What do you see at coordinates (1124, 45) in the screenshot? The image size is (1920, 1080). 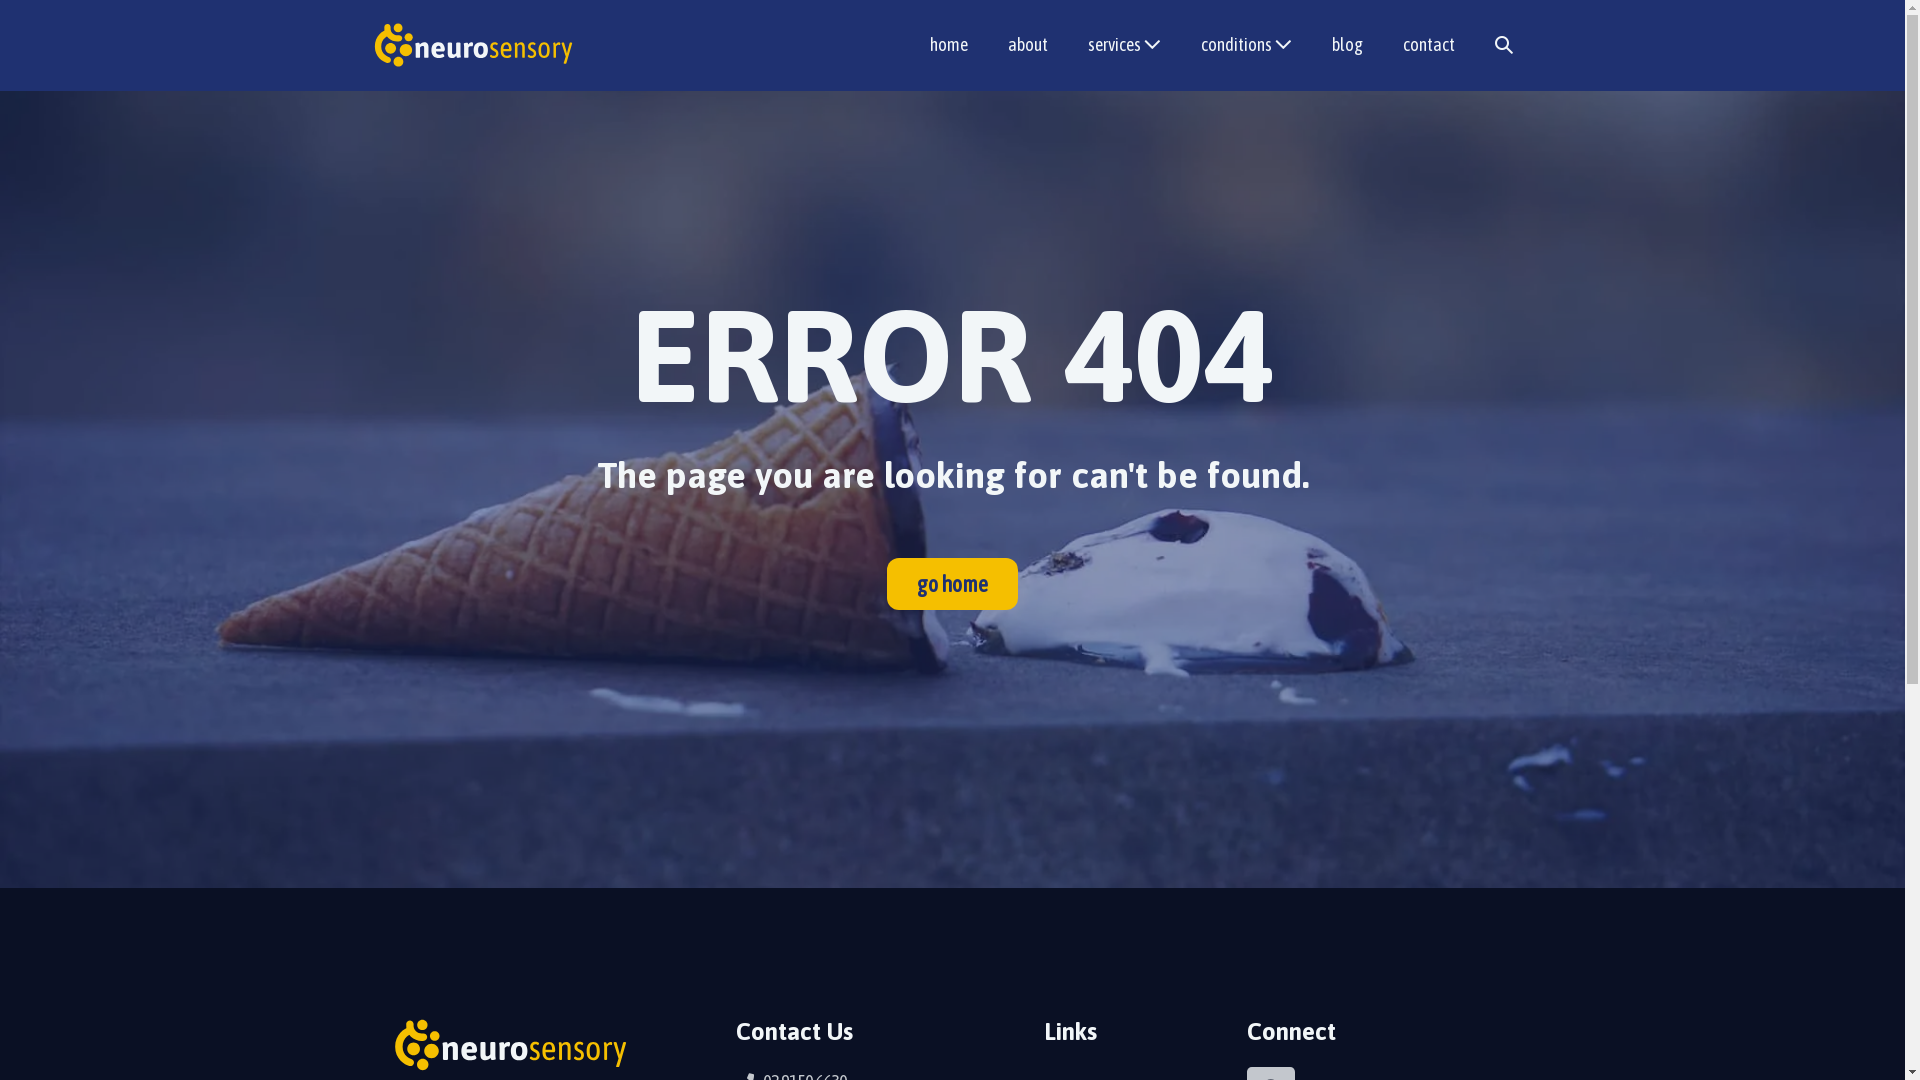 I see `'services'` at bounding box center [1124, 45].